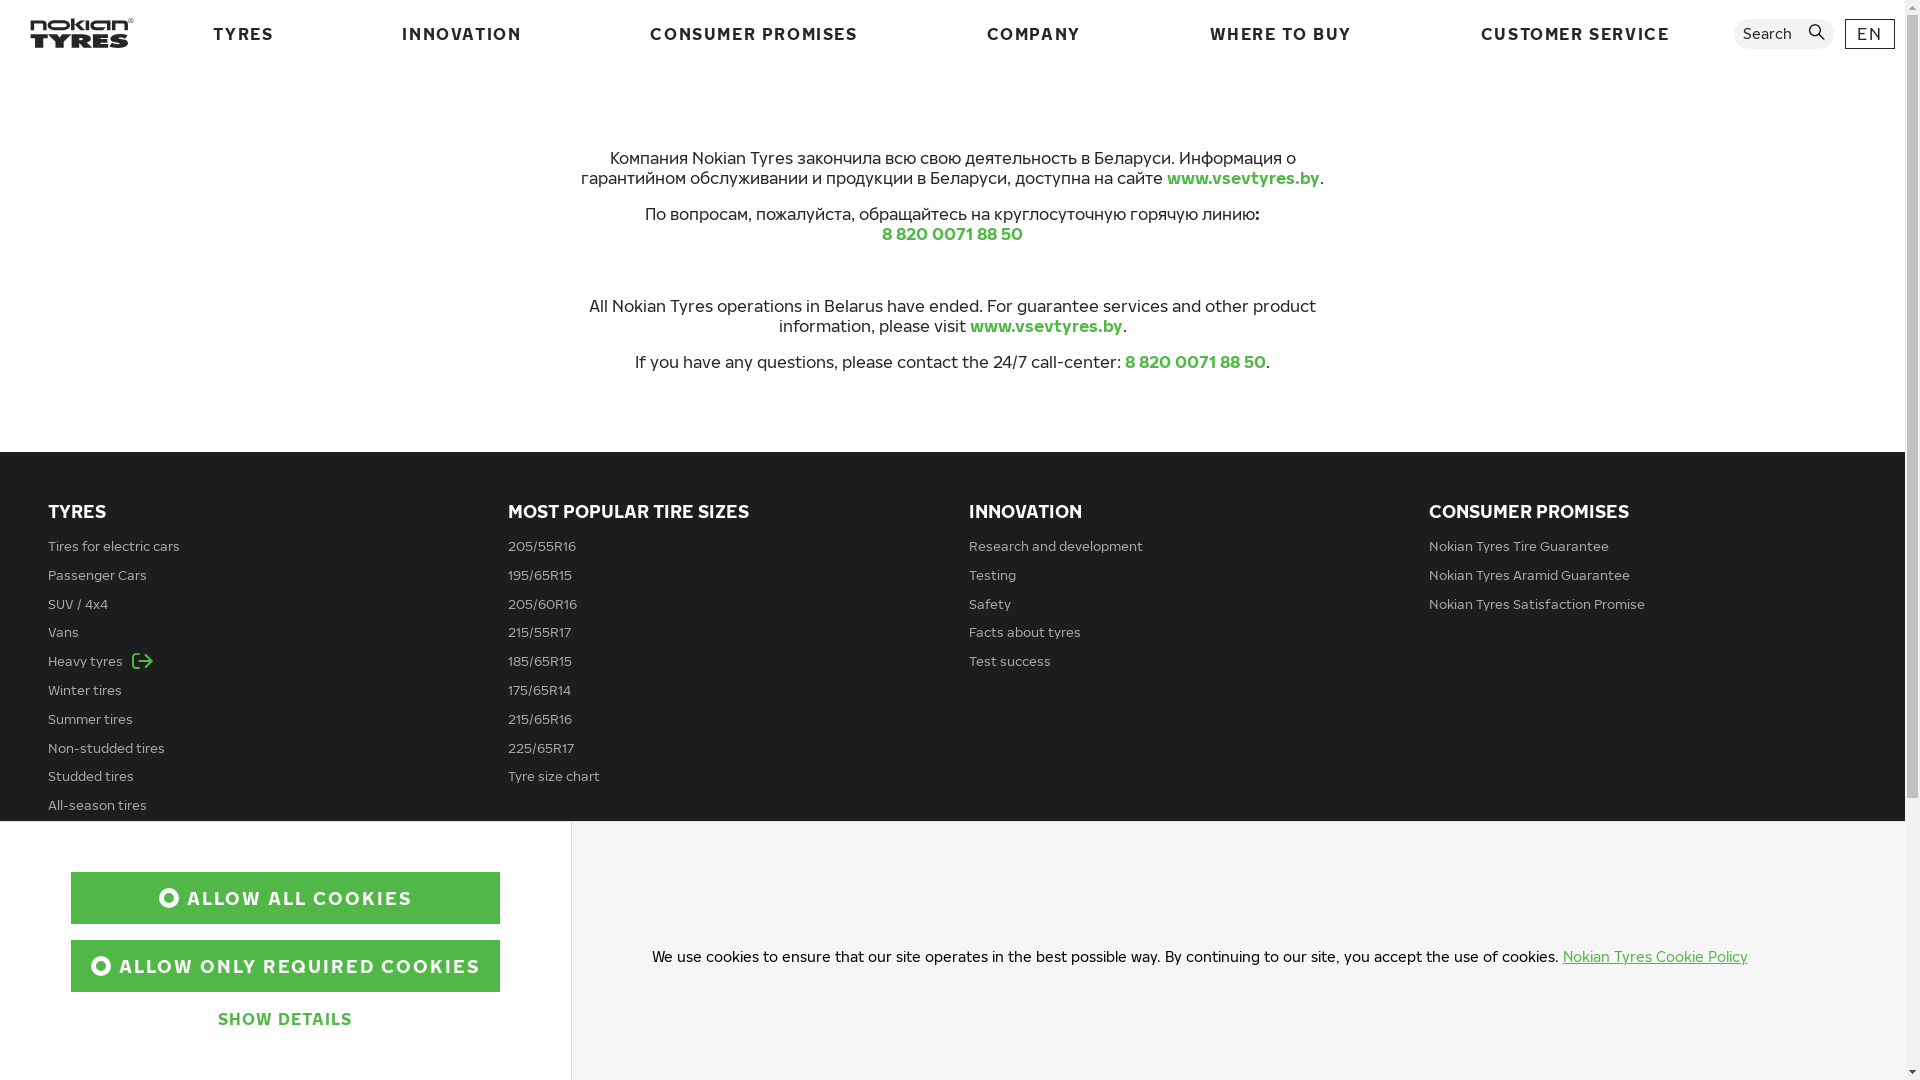 The width and height of the screenshot is (1920, 1080). I want to click on 'EN', so click(1869, 34).